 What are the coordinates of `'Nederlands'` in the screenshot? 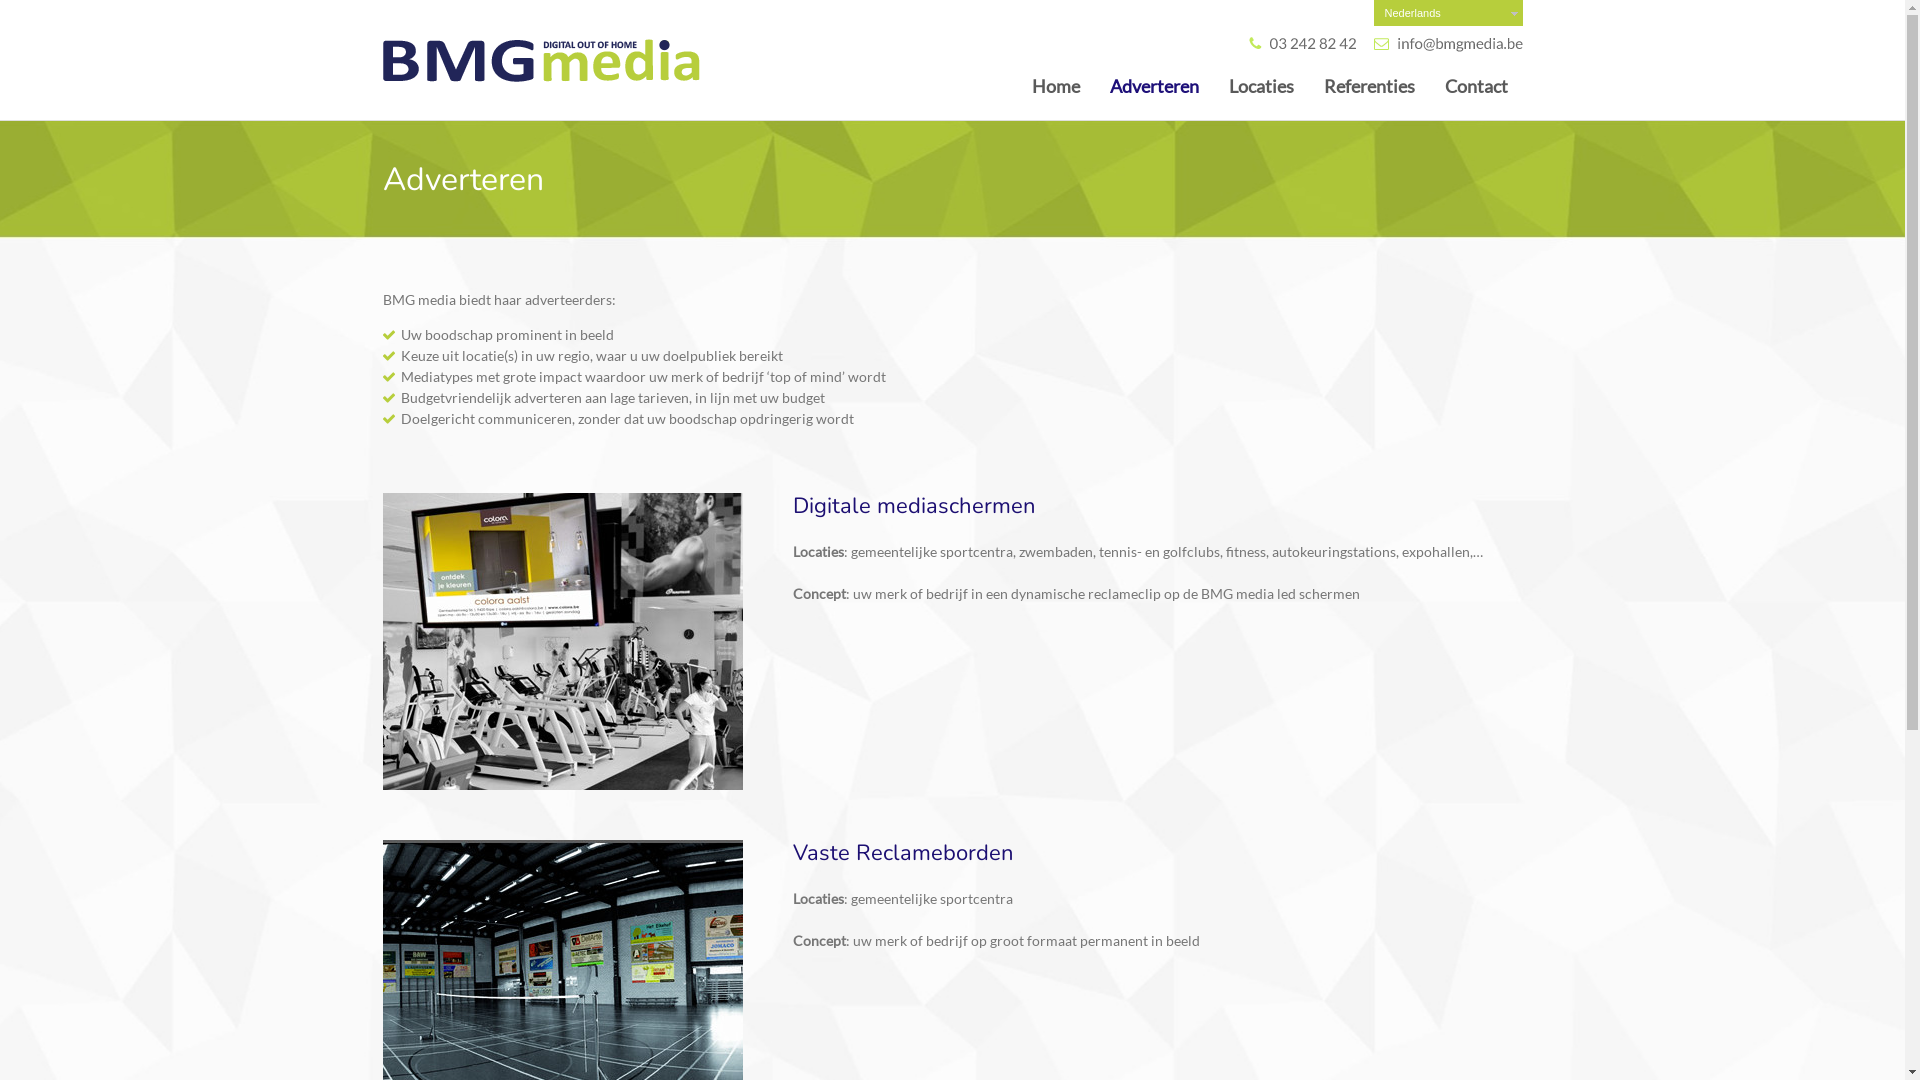 It's located at (1372, 12).